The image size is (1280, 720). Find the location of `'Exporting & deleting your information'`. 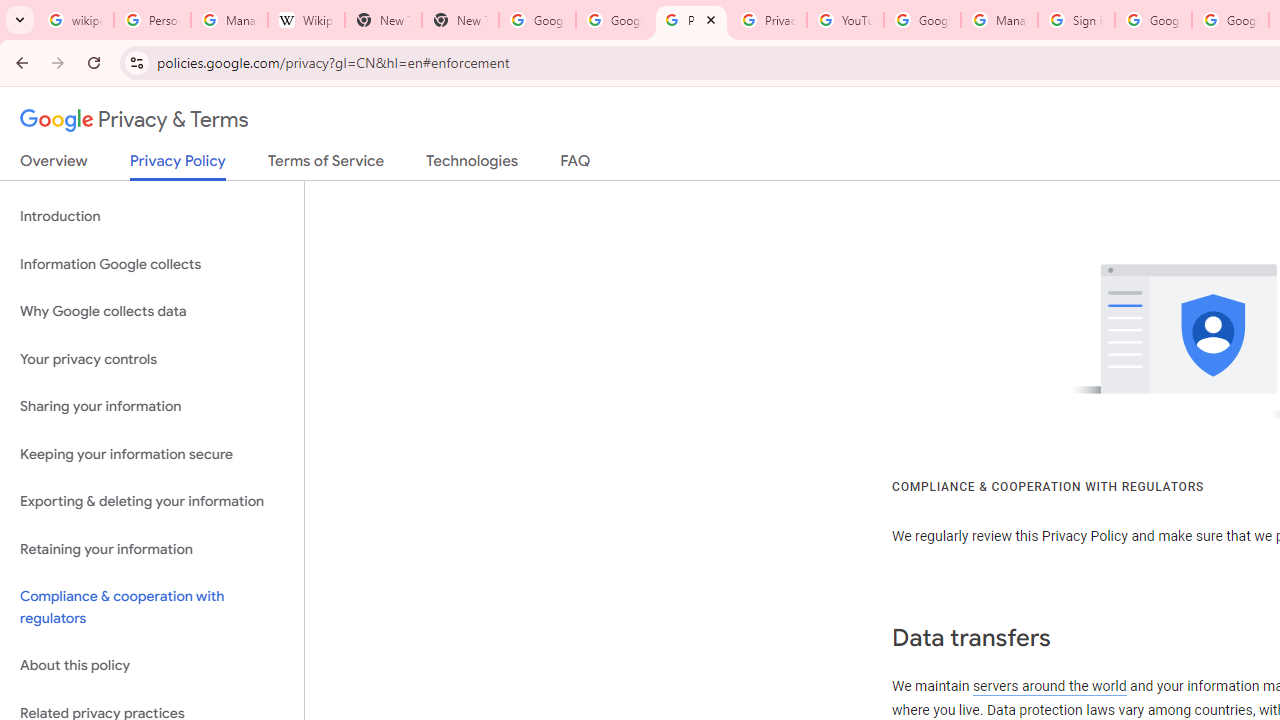

'Exporting & deleting your information' is located at coordinates (151, 501).